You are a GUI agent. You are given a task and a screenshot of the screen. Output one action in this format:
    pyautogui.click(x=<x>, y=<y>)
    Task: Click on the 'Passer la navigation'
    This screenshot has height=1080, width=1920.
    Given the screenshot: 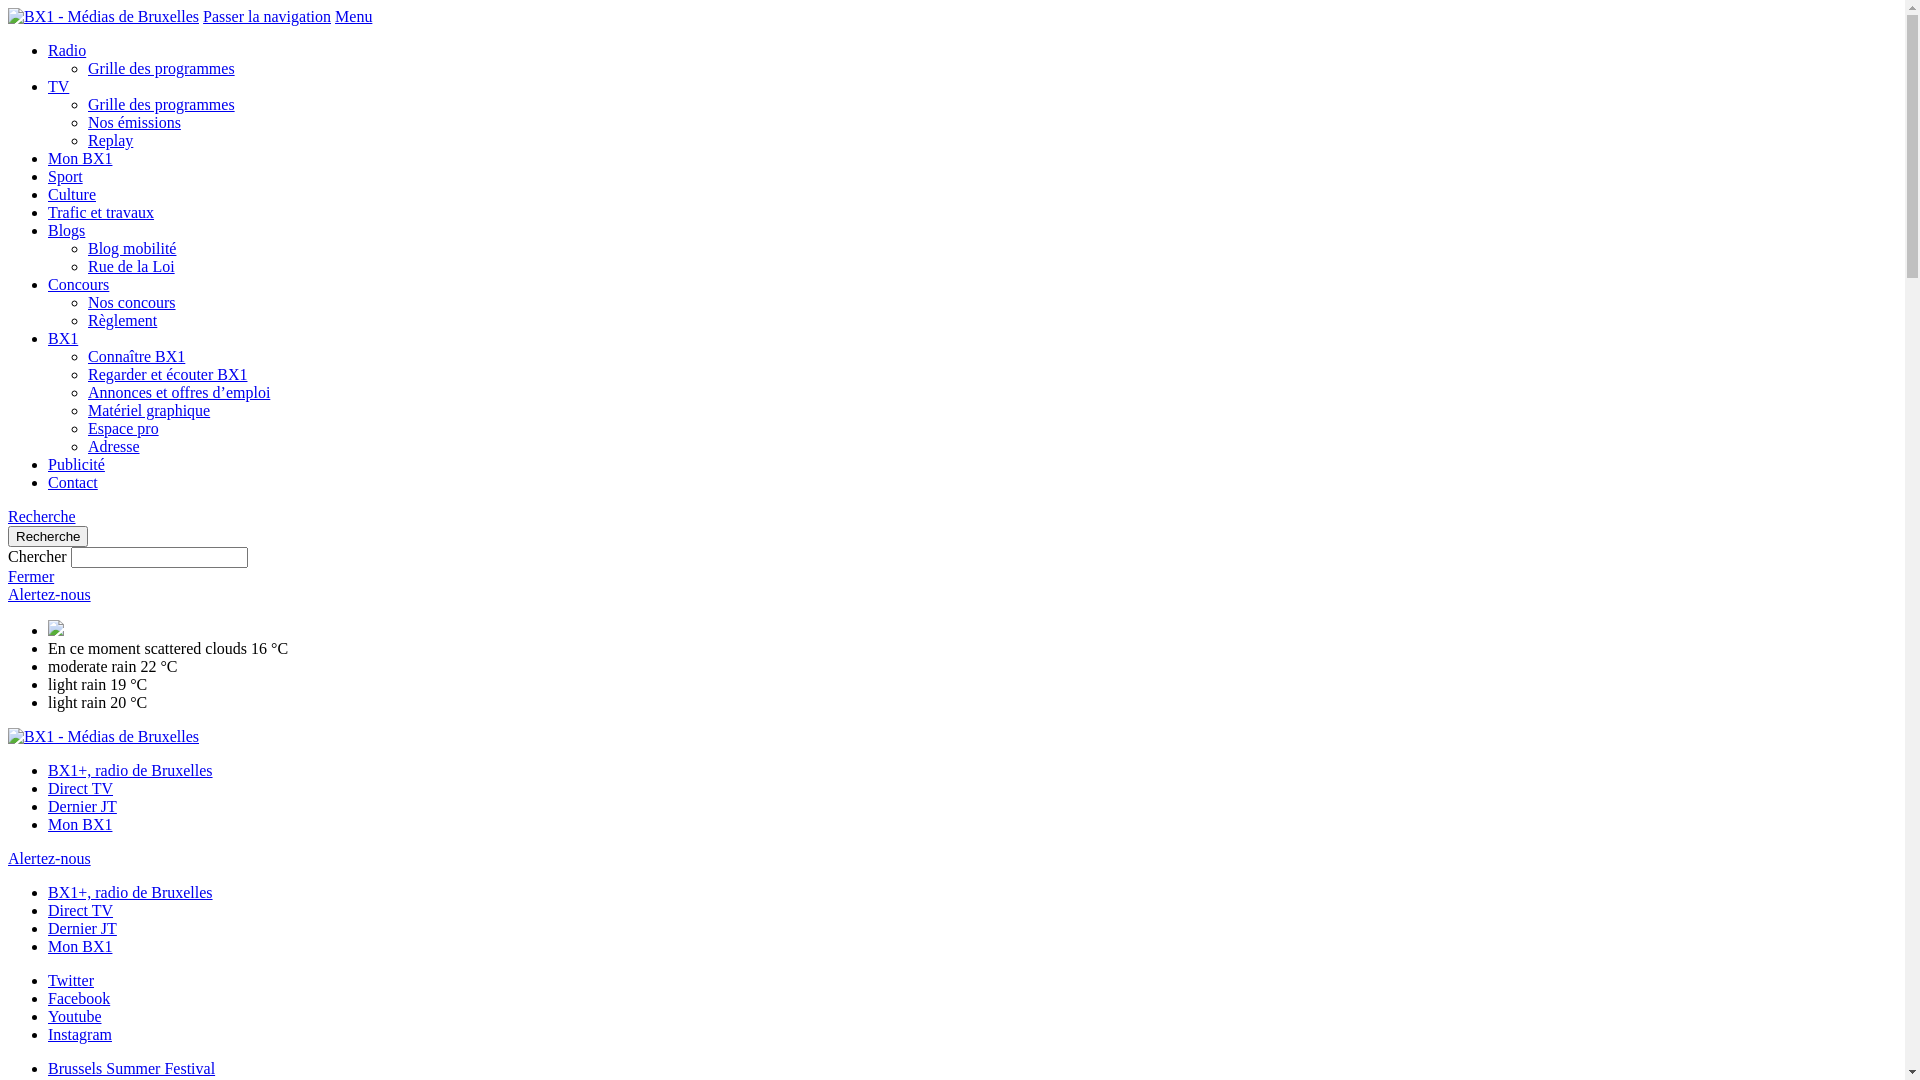 What is the action you would take?
    pyautogui.click(x=266, y=16)
    